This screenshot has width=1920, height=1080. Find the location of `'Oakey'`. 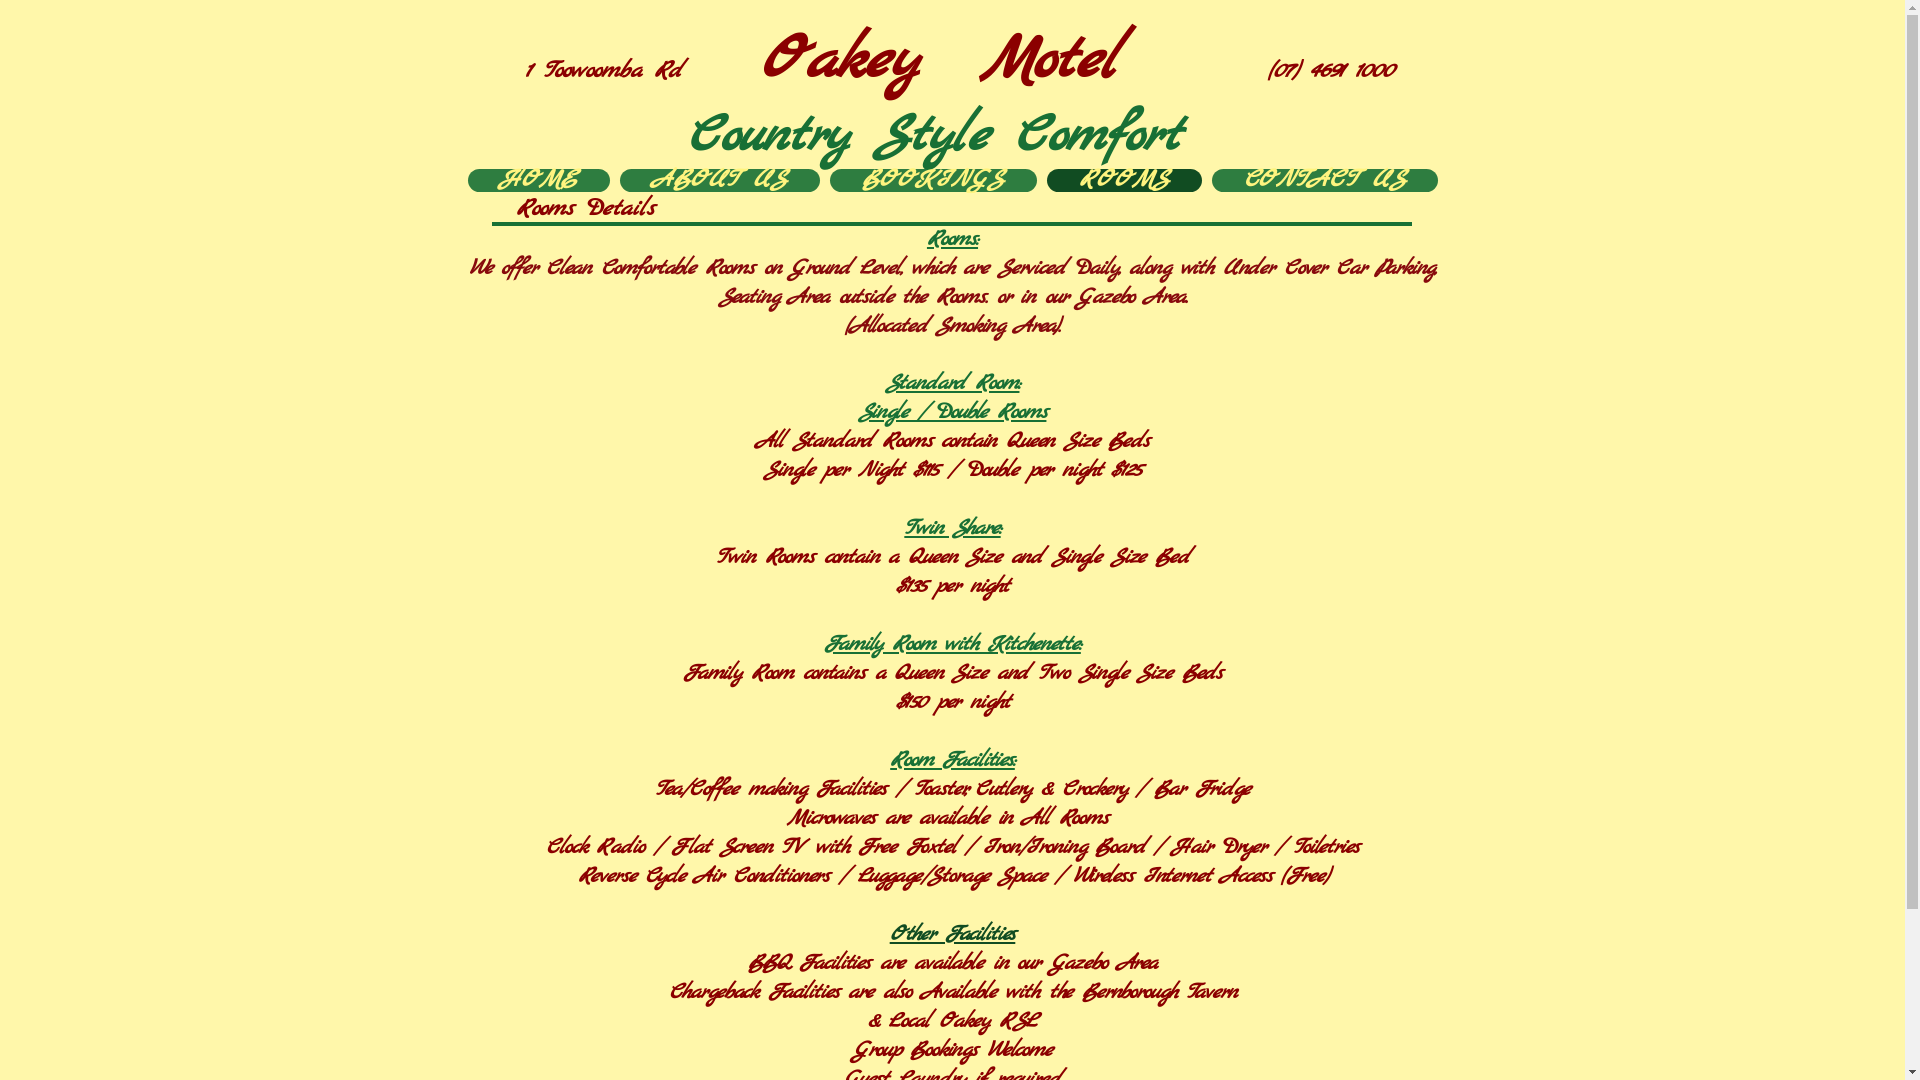

'Oakey' is located at coordinates (839, 60).